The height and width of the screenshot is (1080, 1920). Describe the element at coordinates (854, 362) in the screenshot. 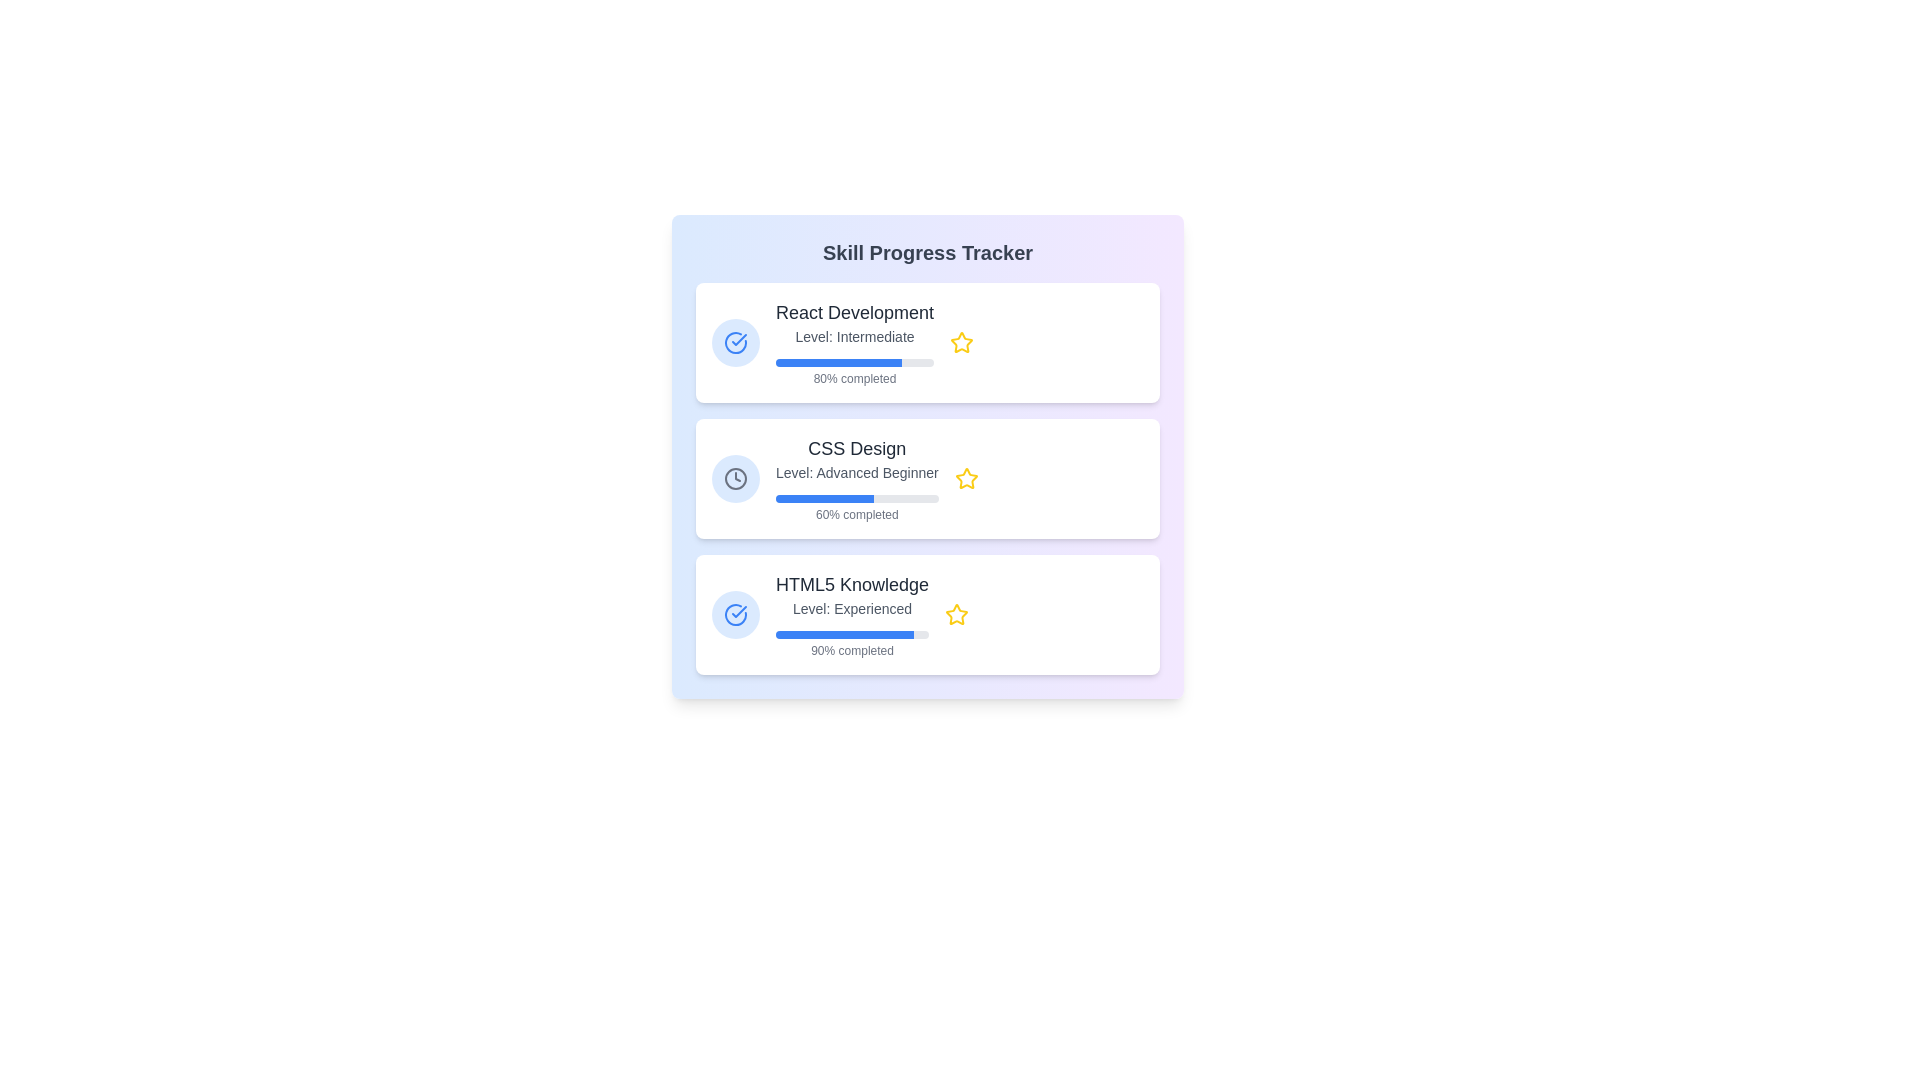

I see `the Progress indicator (progress bar) located in the 'React Development' card, which is the first progress bar among similar elements, indicating 80% completion` at that location.